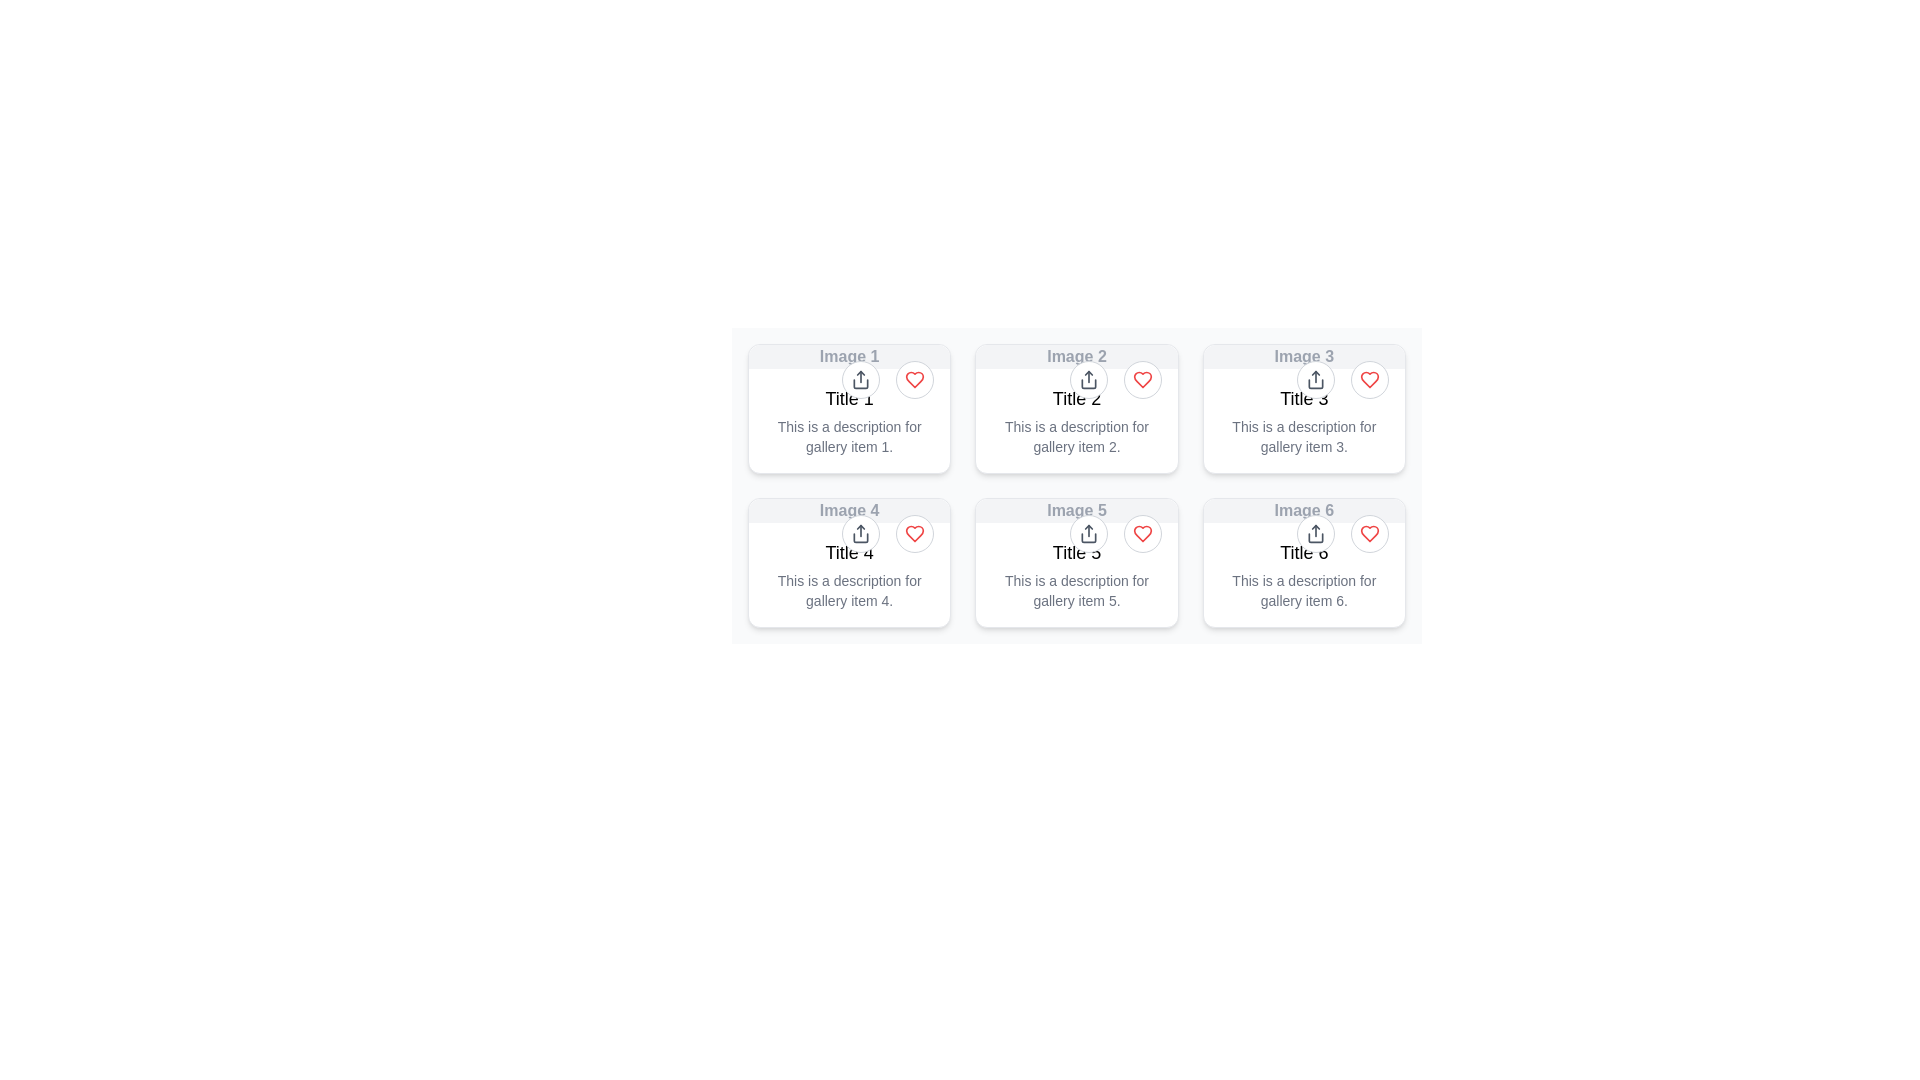  Describe the element at coordinates (861, 532) in the screenshot. I see `the circular share button with a white background and light gray border located in the top-right corner of 'Image 4' to share the item` at that location.